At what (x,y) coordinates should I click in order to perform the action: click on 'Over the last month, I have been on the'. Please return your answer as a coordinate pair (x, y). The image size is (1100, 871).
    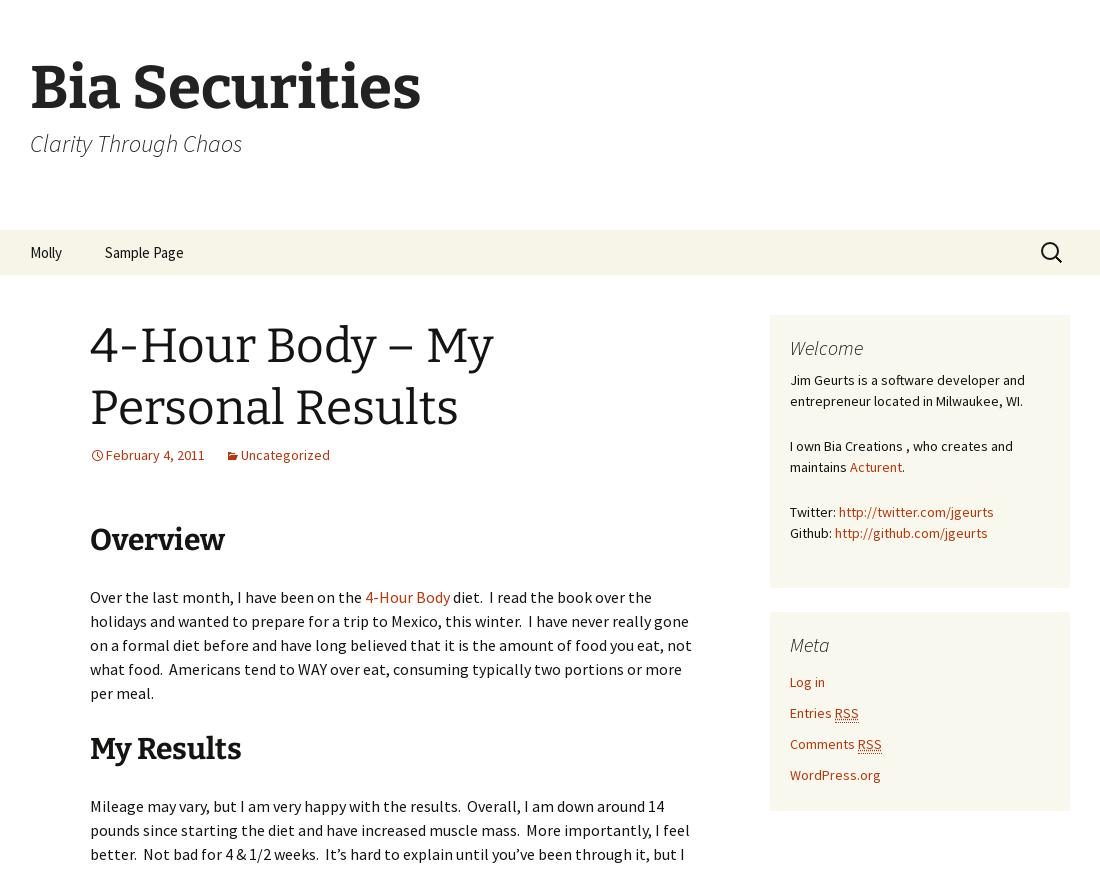
    Looking at the image, I should click on (227, 595).